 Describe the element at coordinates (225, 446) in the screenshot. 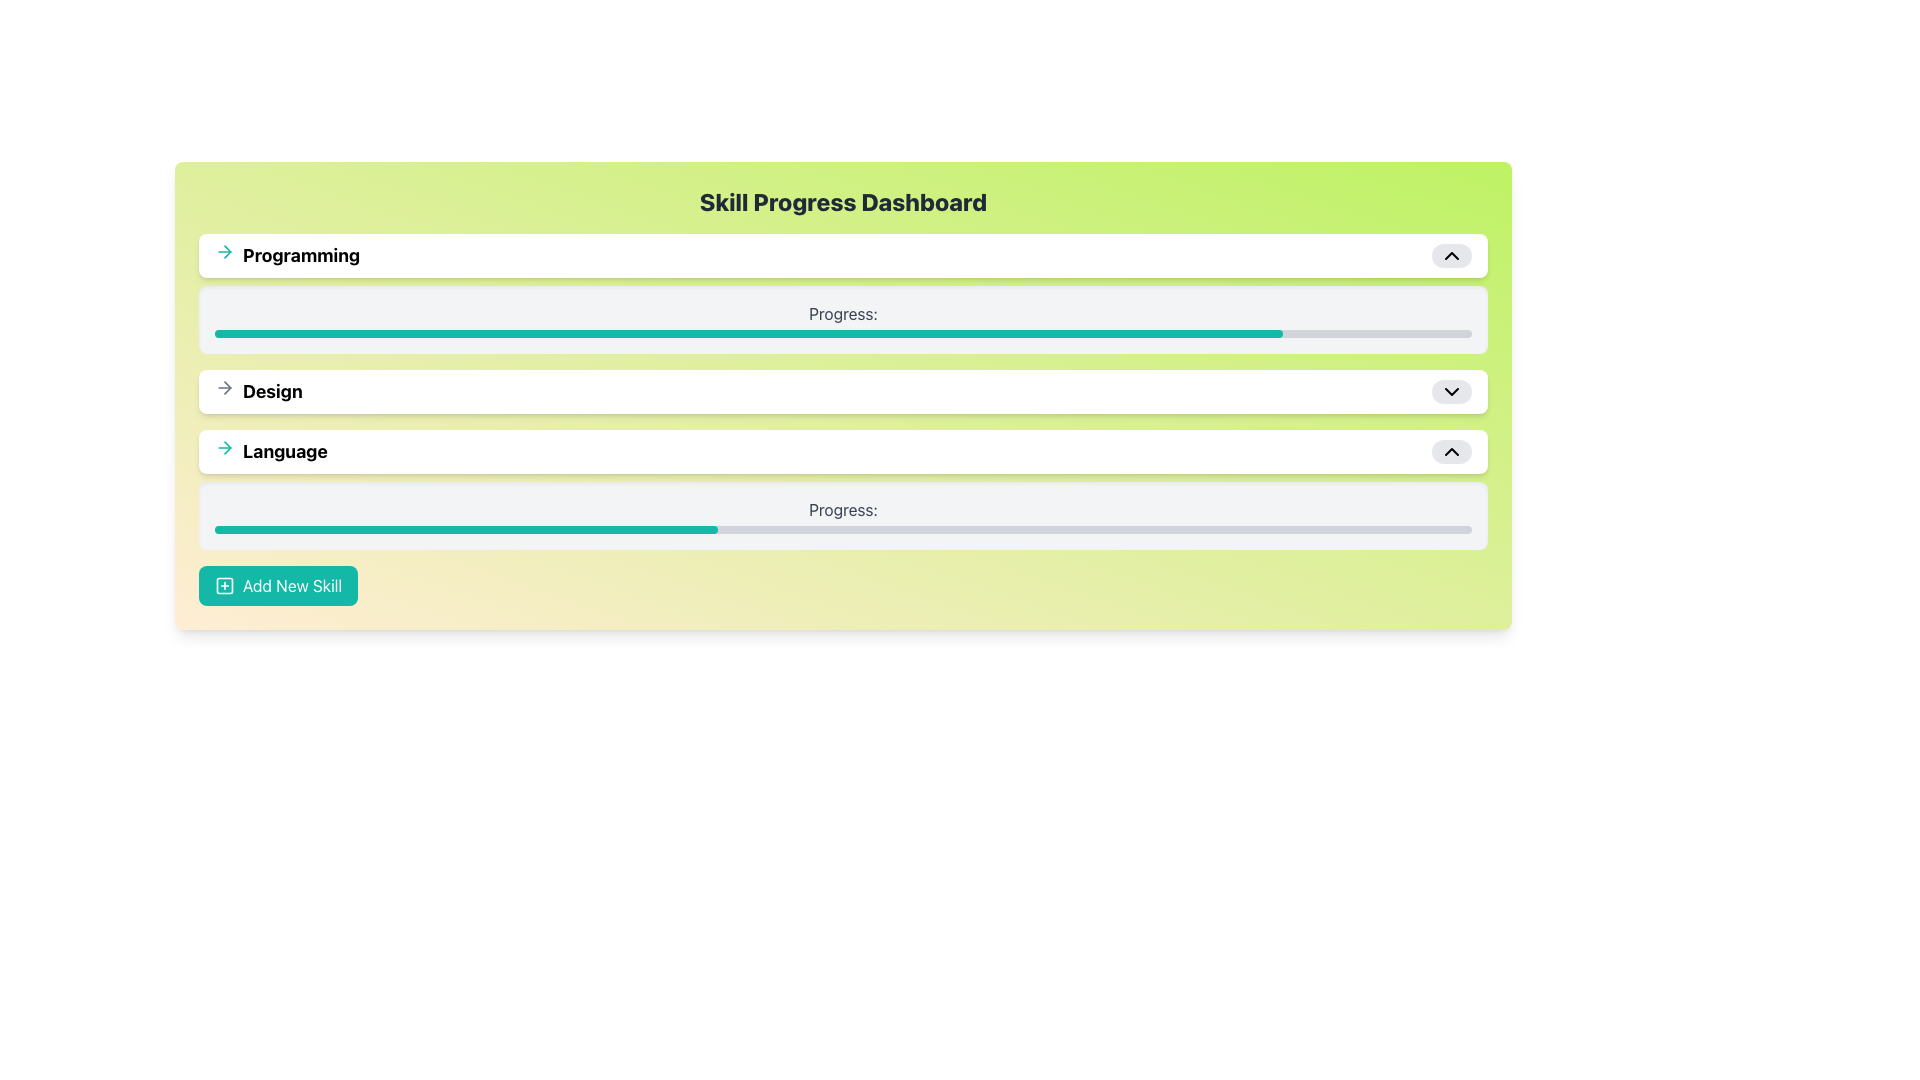

I see `the arrow icon located to the left of the 'Language' label, which indicates progression or navigation within the 'Language' section` at that location.